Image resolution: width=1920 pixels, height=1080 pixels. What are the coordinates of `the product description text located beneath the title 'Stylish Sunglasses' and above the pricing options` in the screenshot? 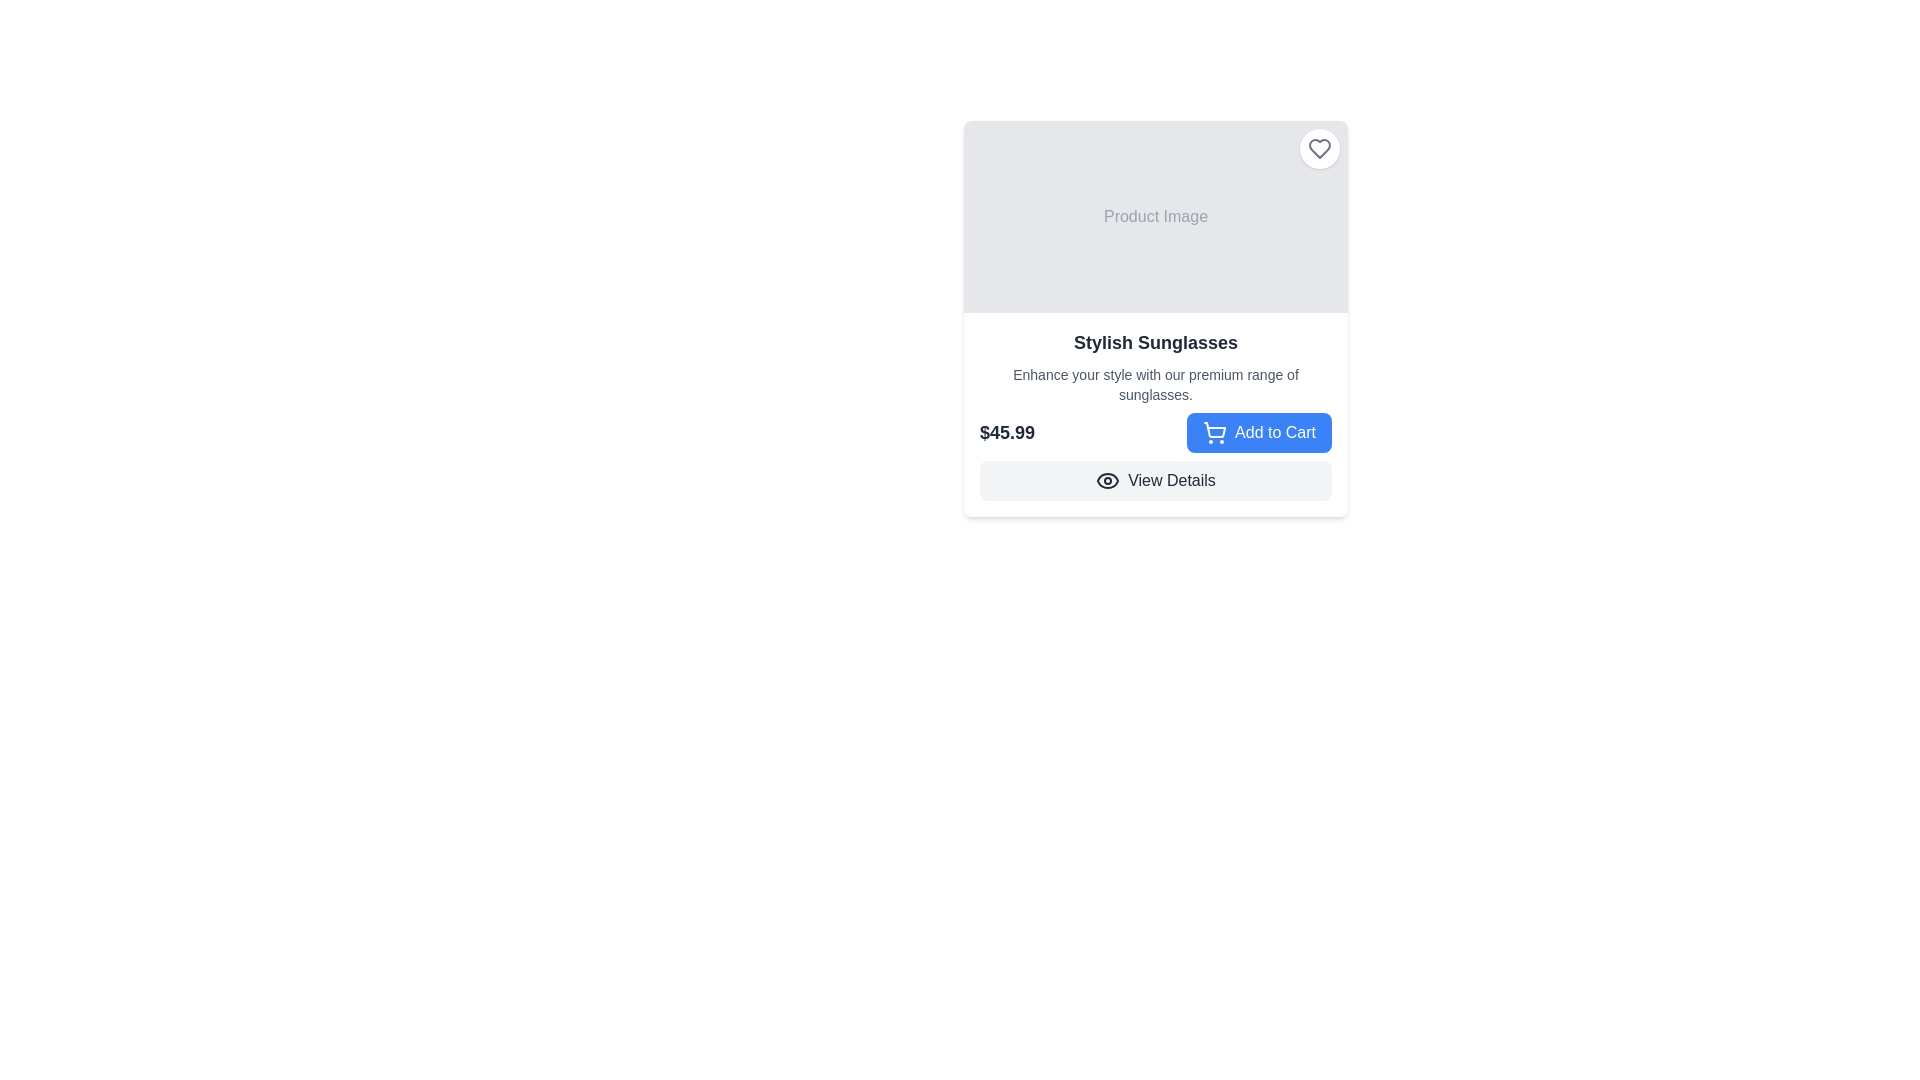 It's located at (1156, 385).